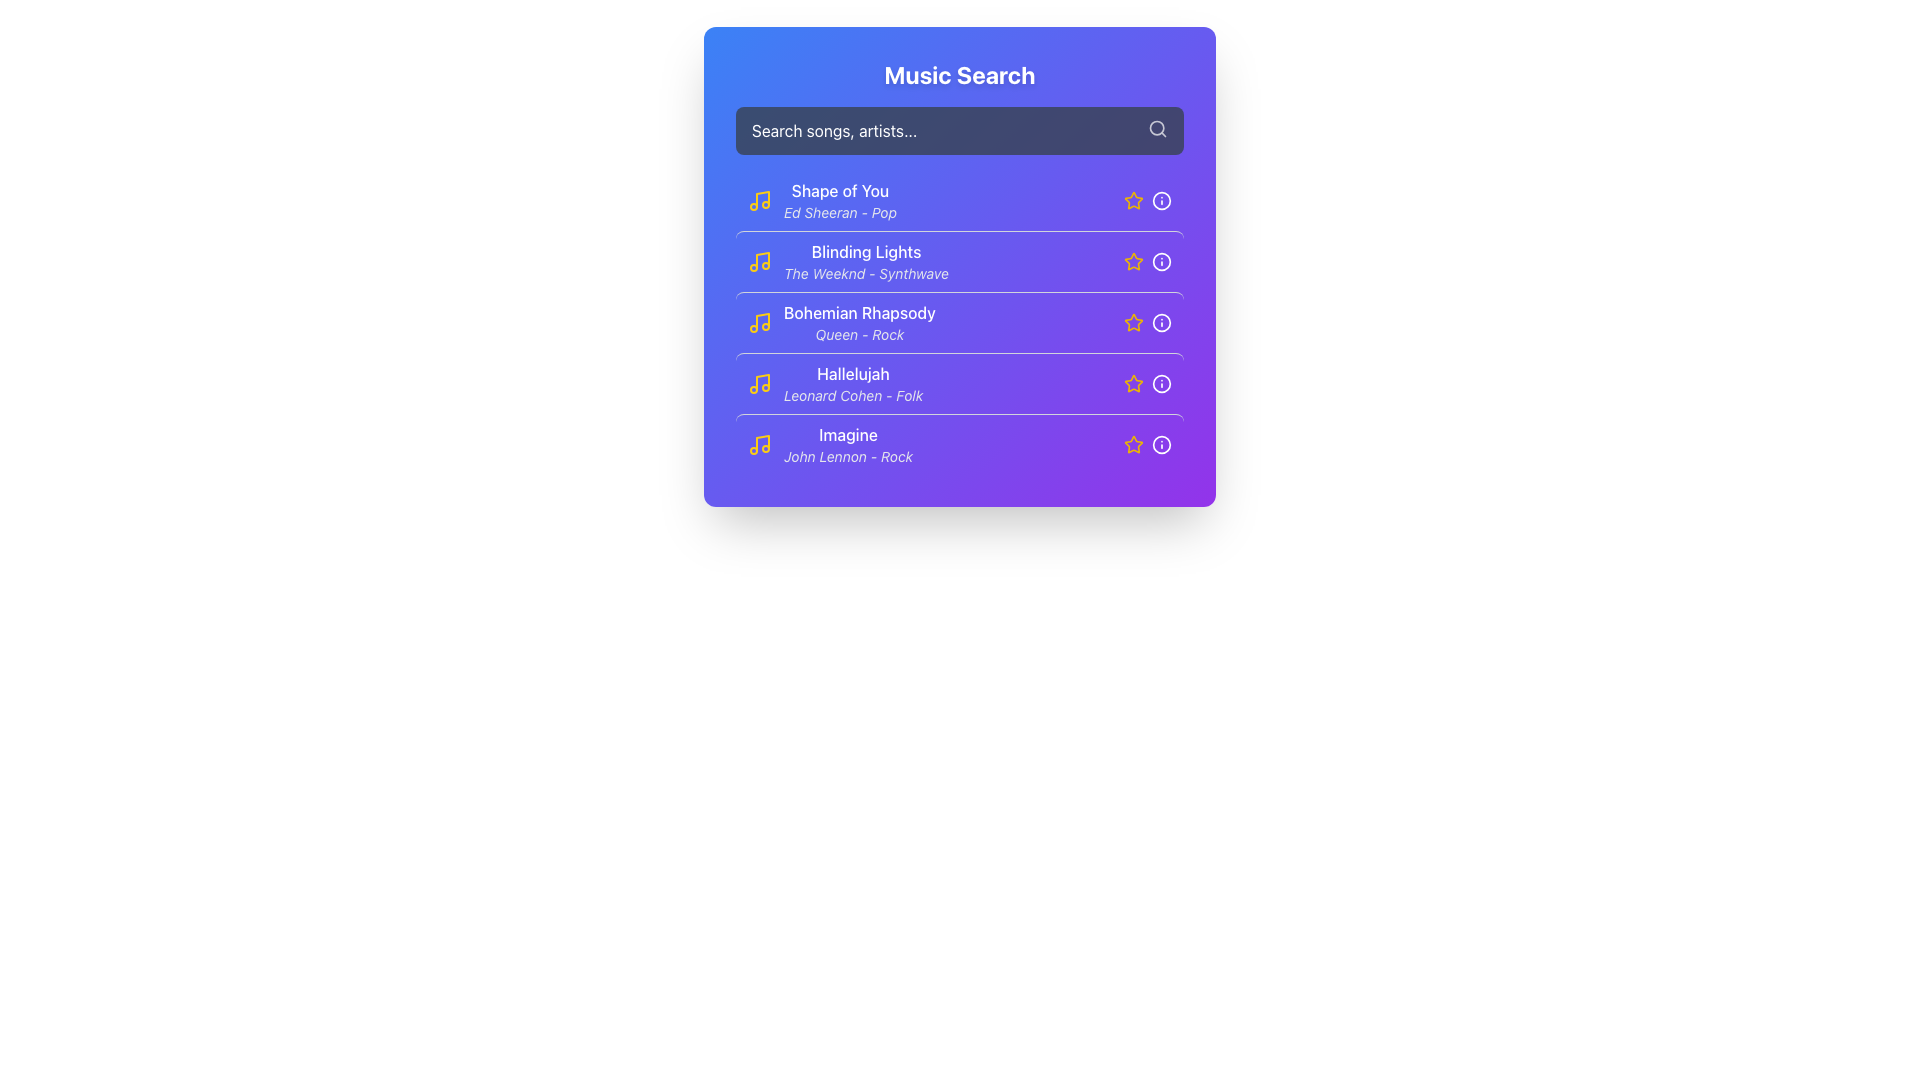 The height and width of the screenshot is (1080, 1920). Describe the element at coordinates (758, 384) in the screenshot. I see `the SVG graphic icon representing the musical note associated with the song 'Hallelujah' in the 'Music Search' interface` at that location.